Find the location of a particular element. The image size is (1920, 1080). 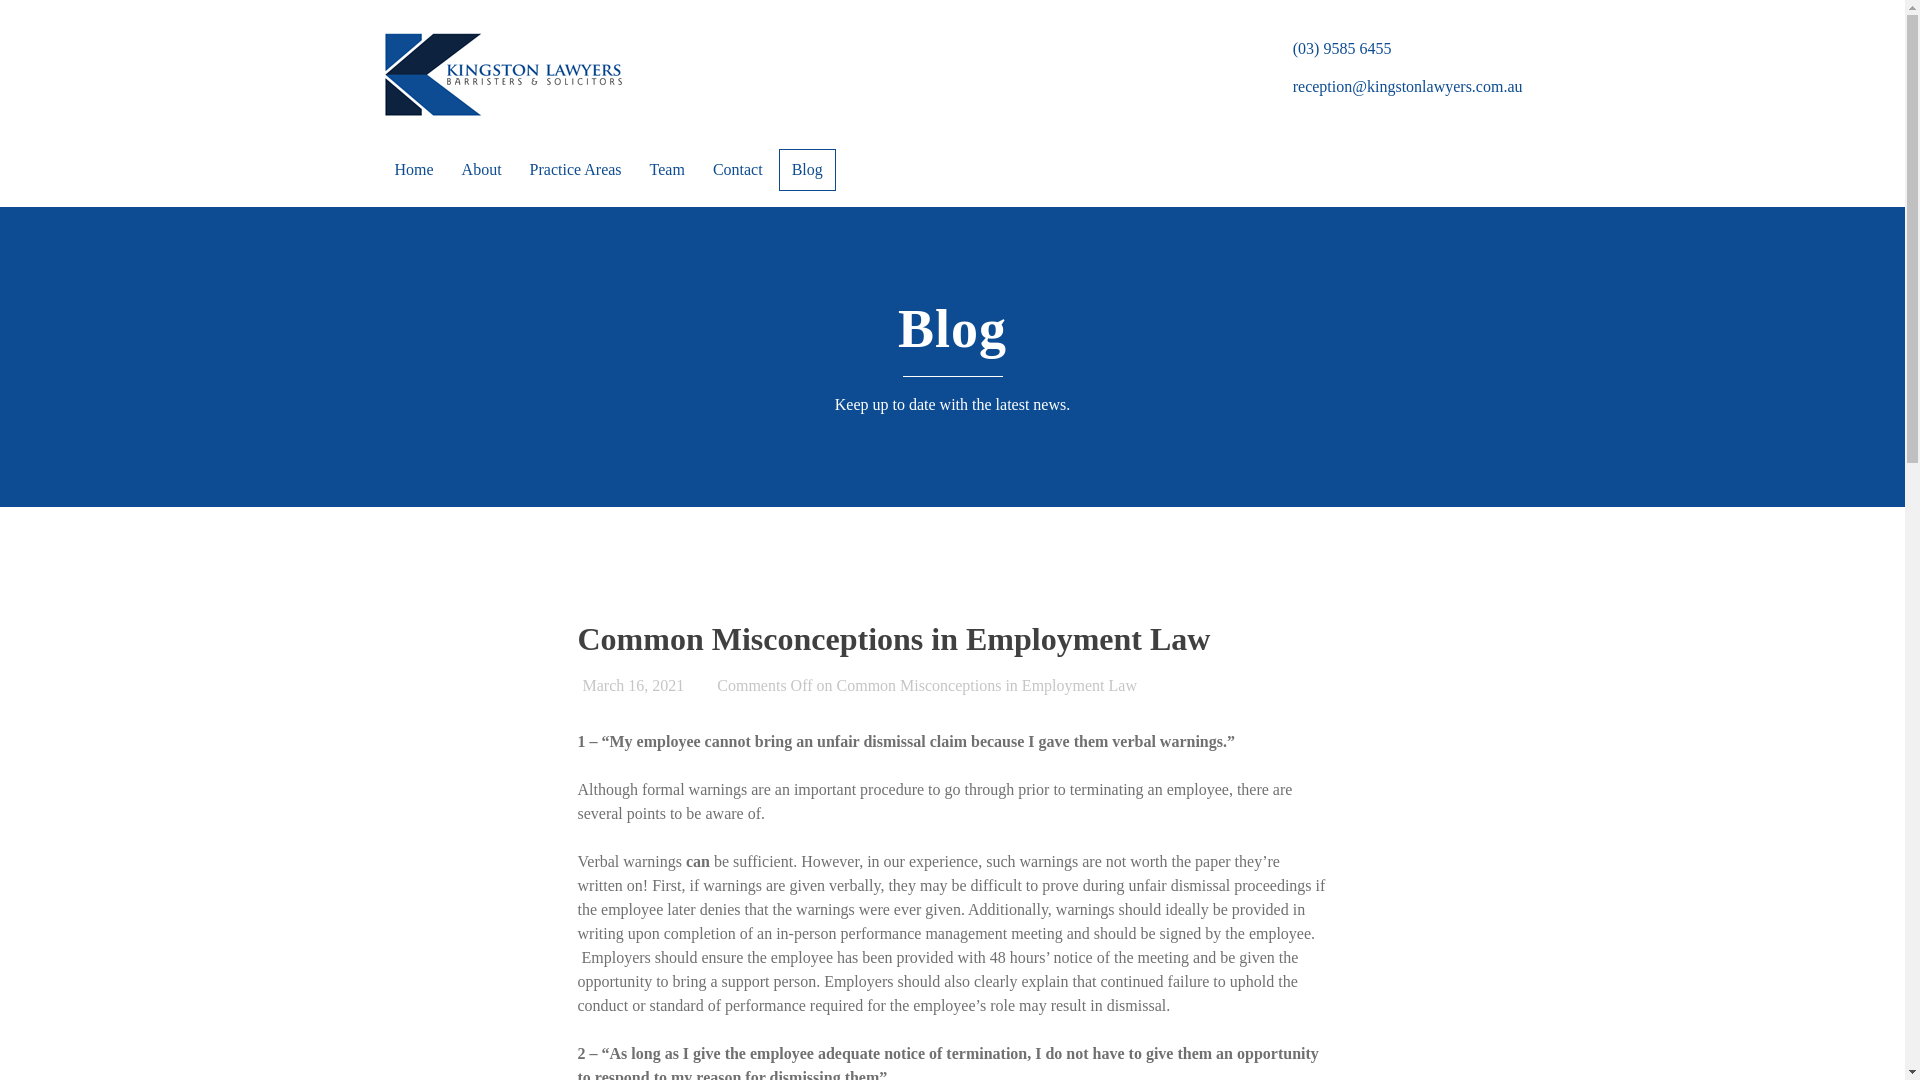

'Home' is located at coordinates (412, 168).